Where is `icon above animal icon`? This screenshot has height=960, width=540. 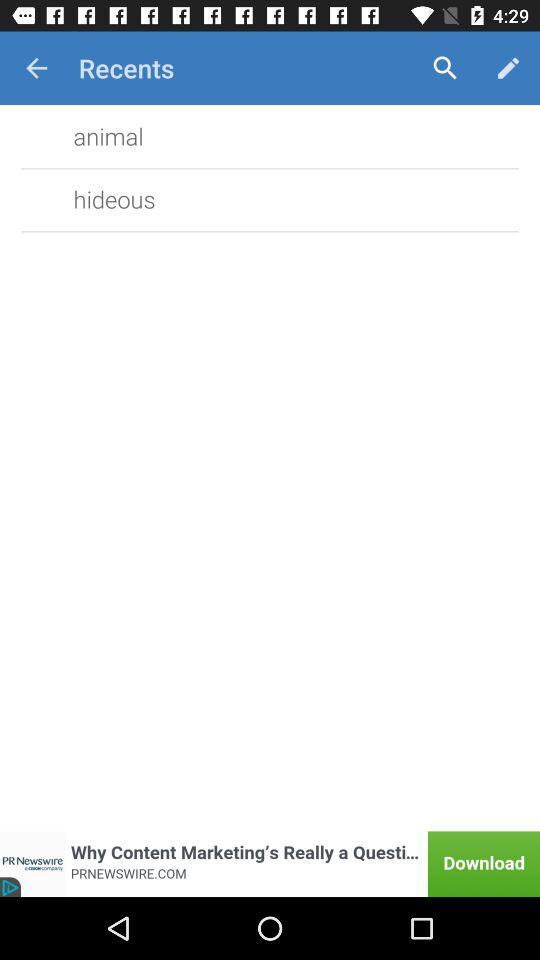 icon above animal icon is located at coordinates (36, 68).